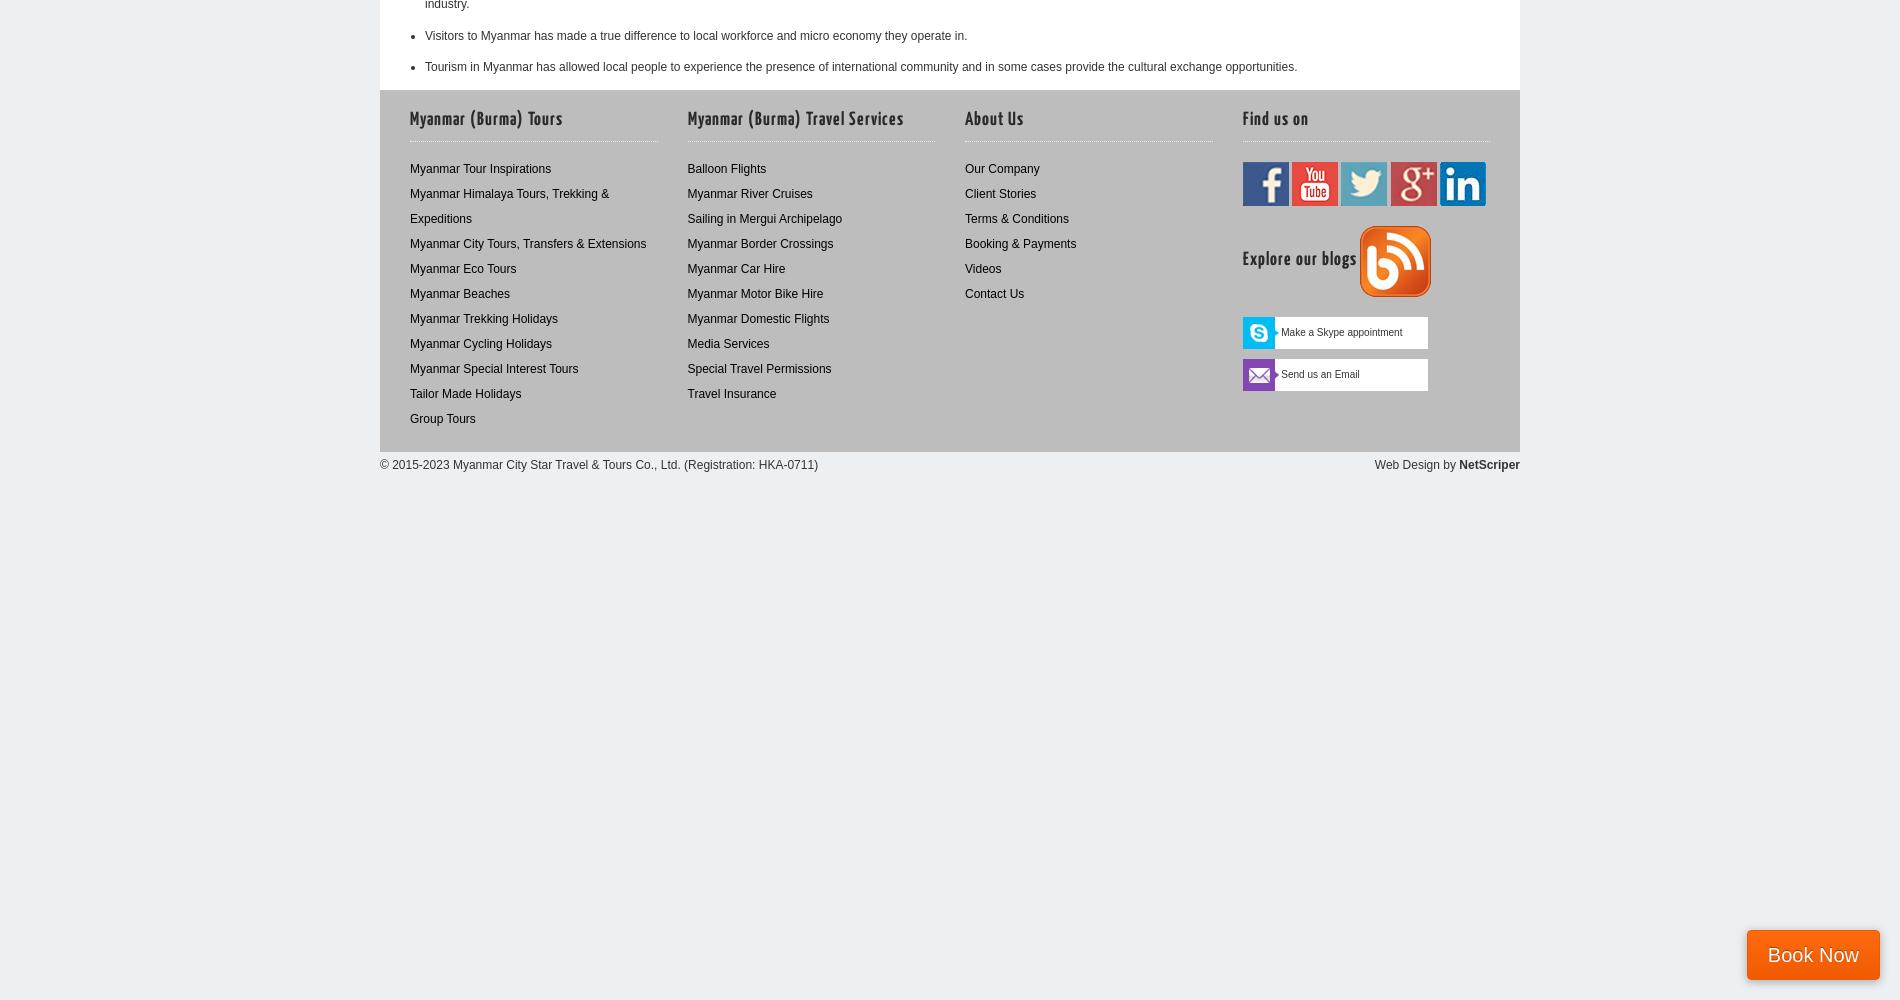  I want to click on 'Myanmar Tour Inspirations', so click(409, 169).